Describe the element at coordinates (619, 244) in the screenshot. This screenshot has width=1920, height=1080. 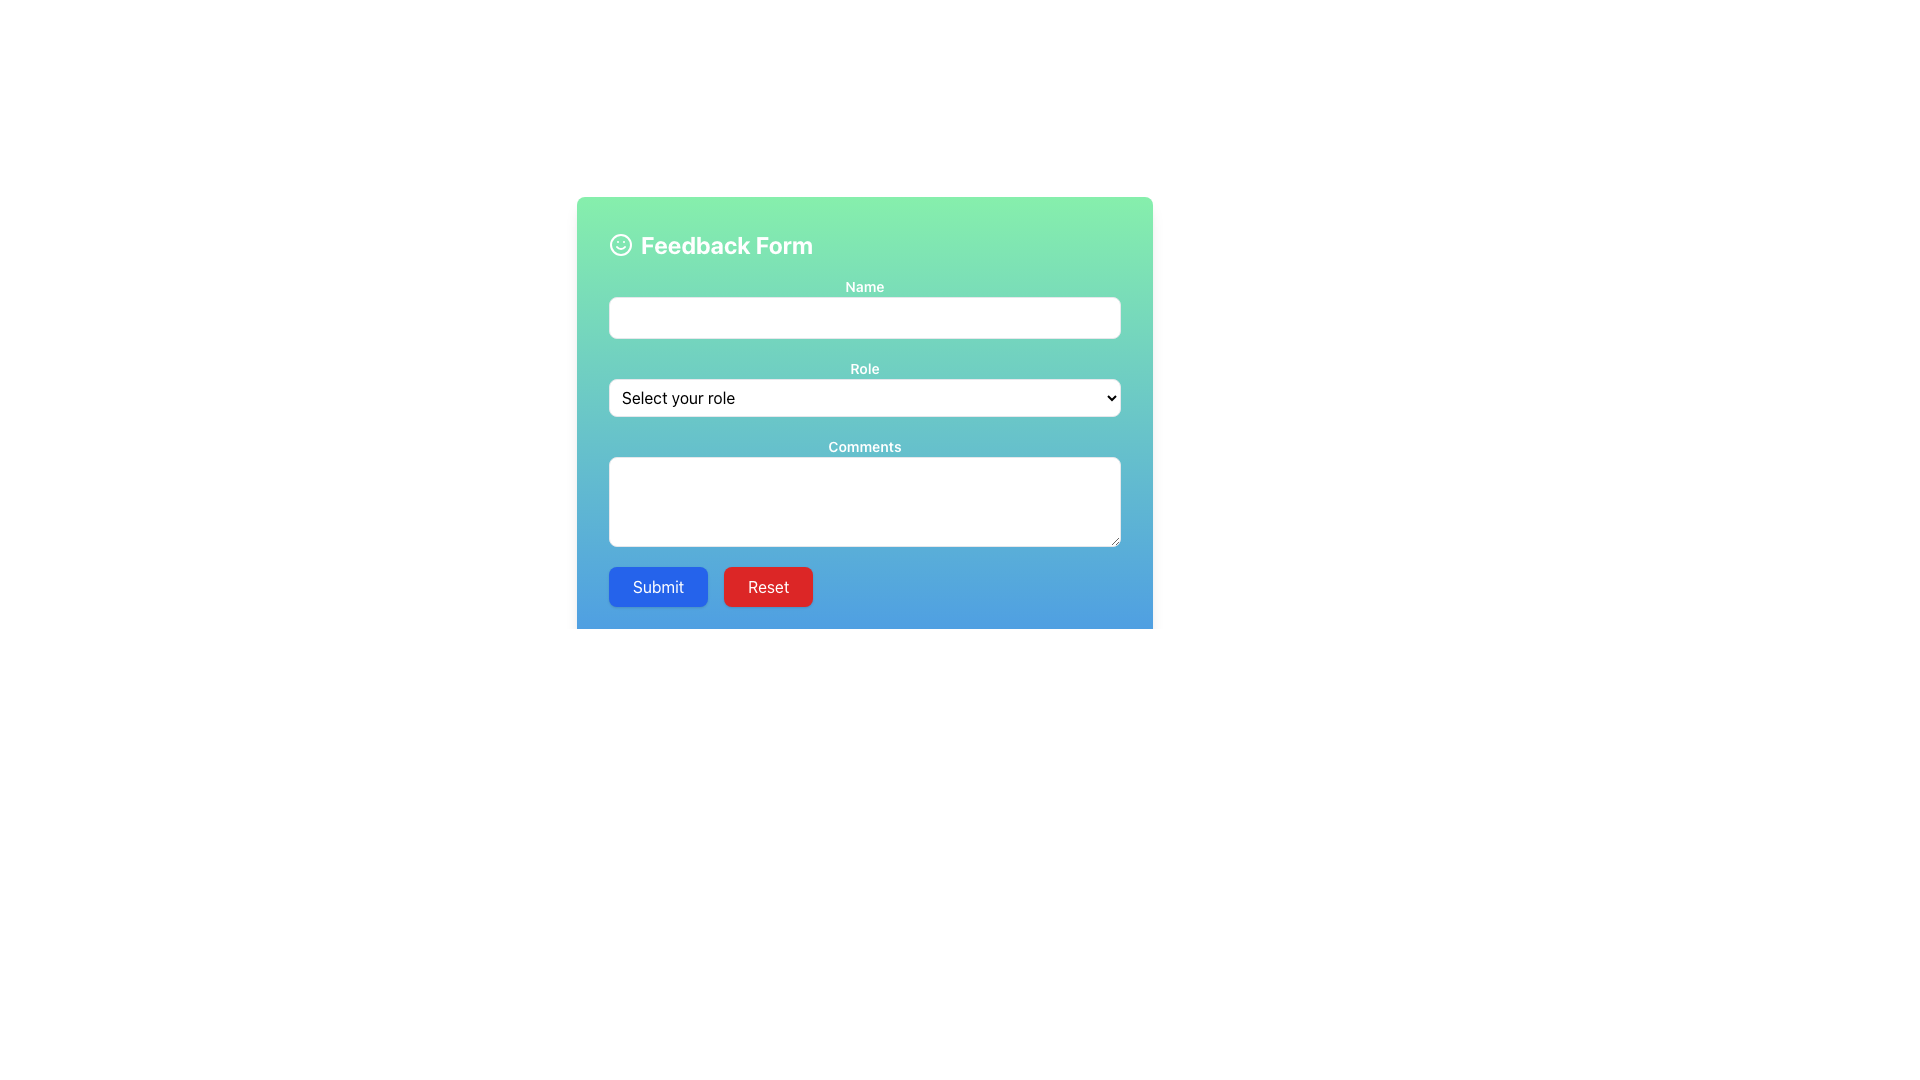
I see `the circular smiley face icon located to the left of the 'Feedback Form' text in the top header of the form interface` at that location.